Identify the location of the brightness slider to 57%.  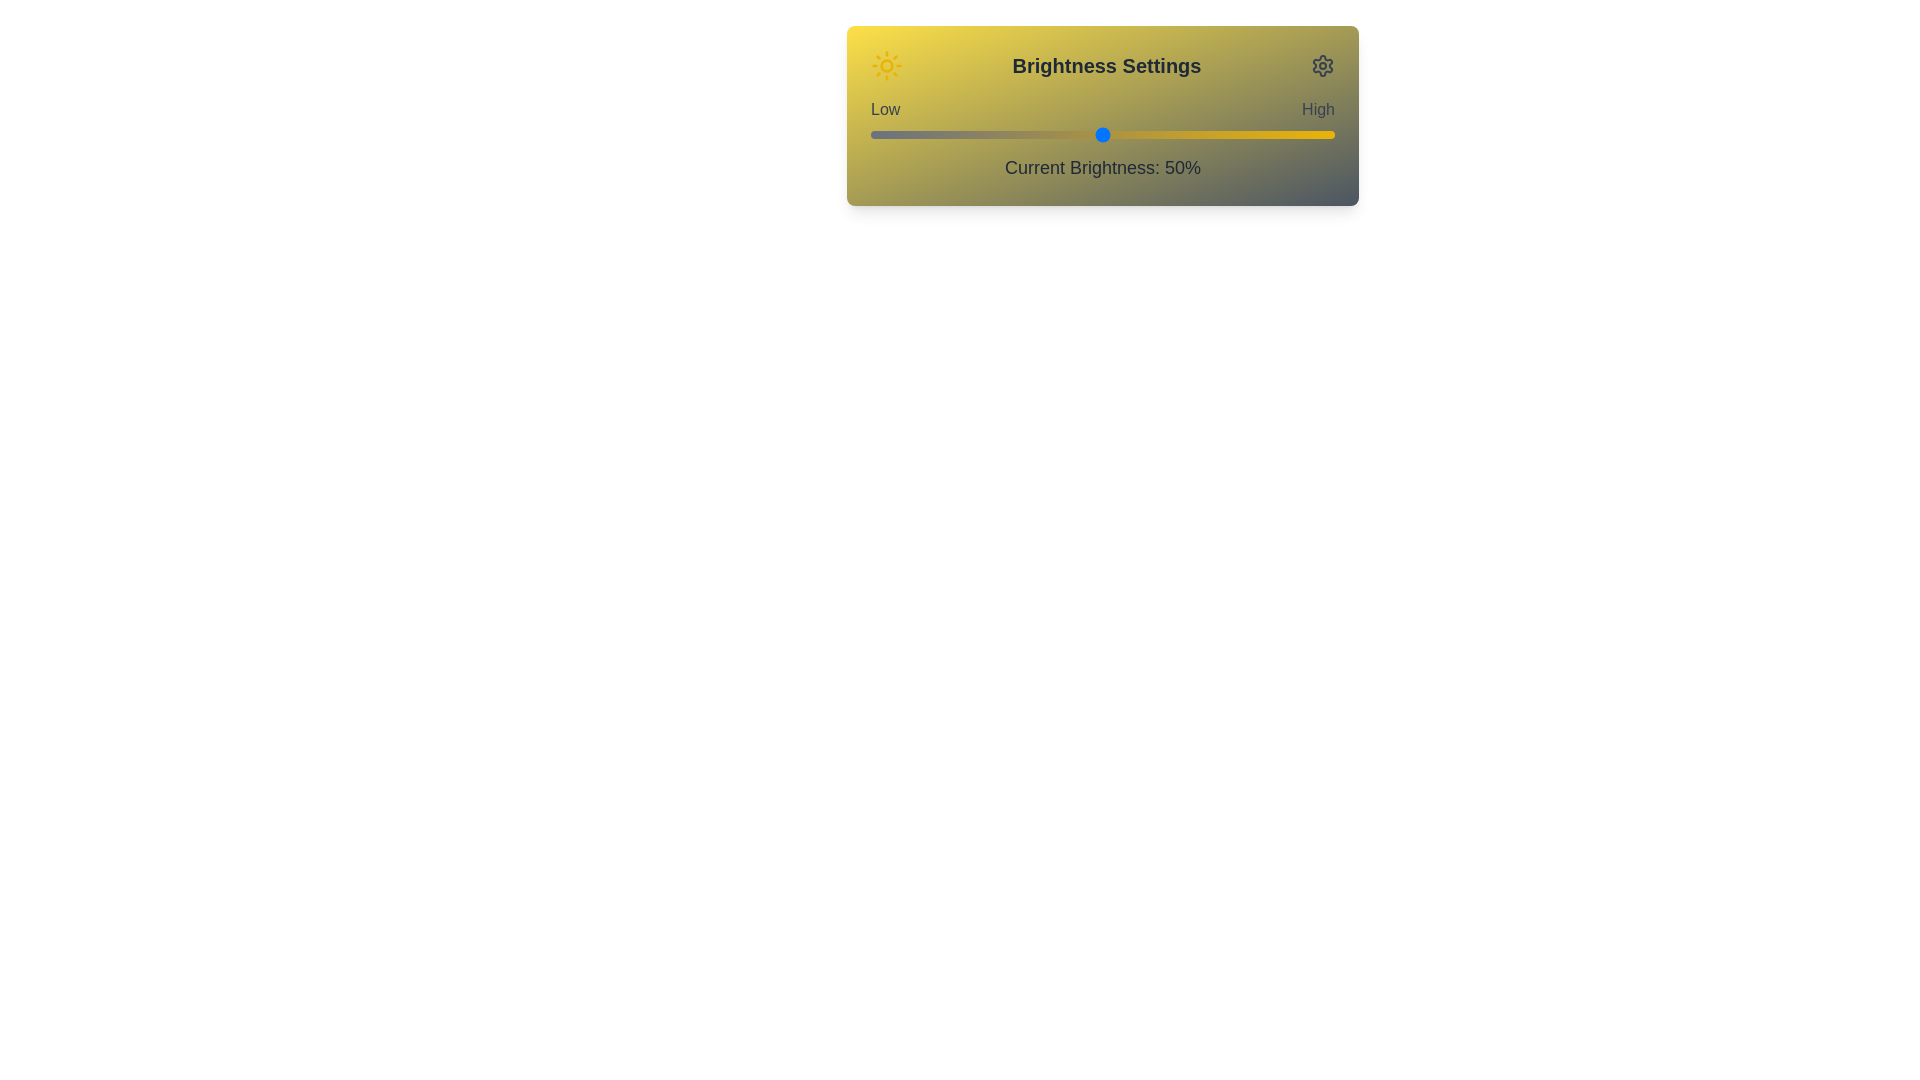
(1135, 135).